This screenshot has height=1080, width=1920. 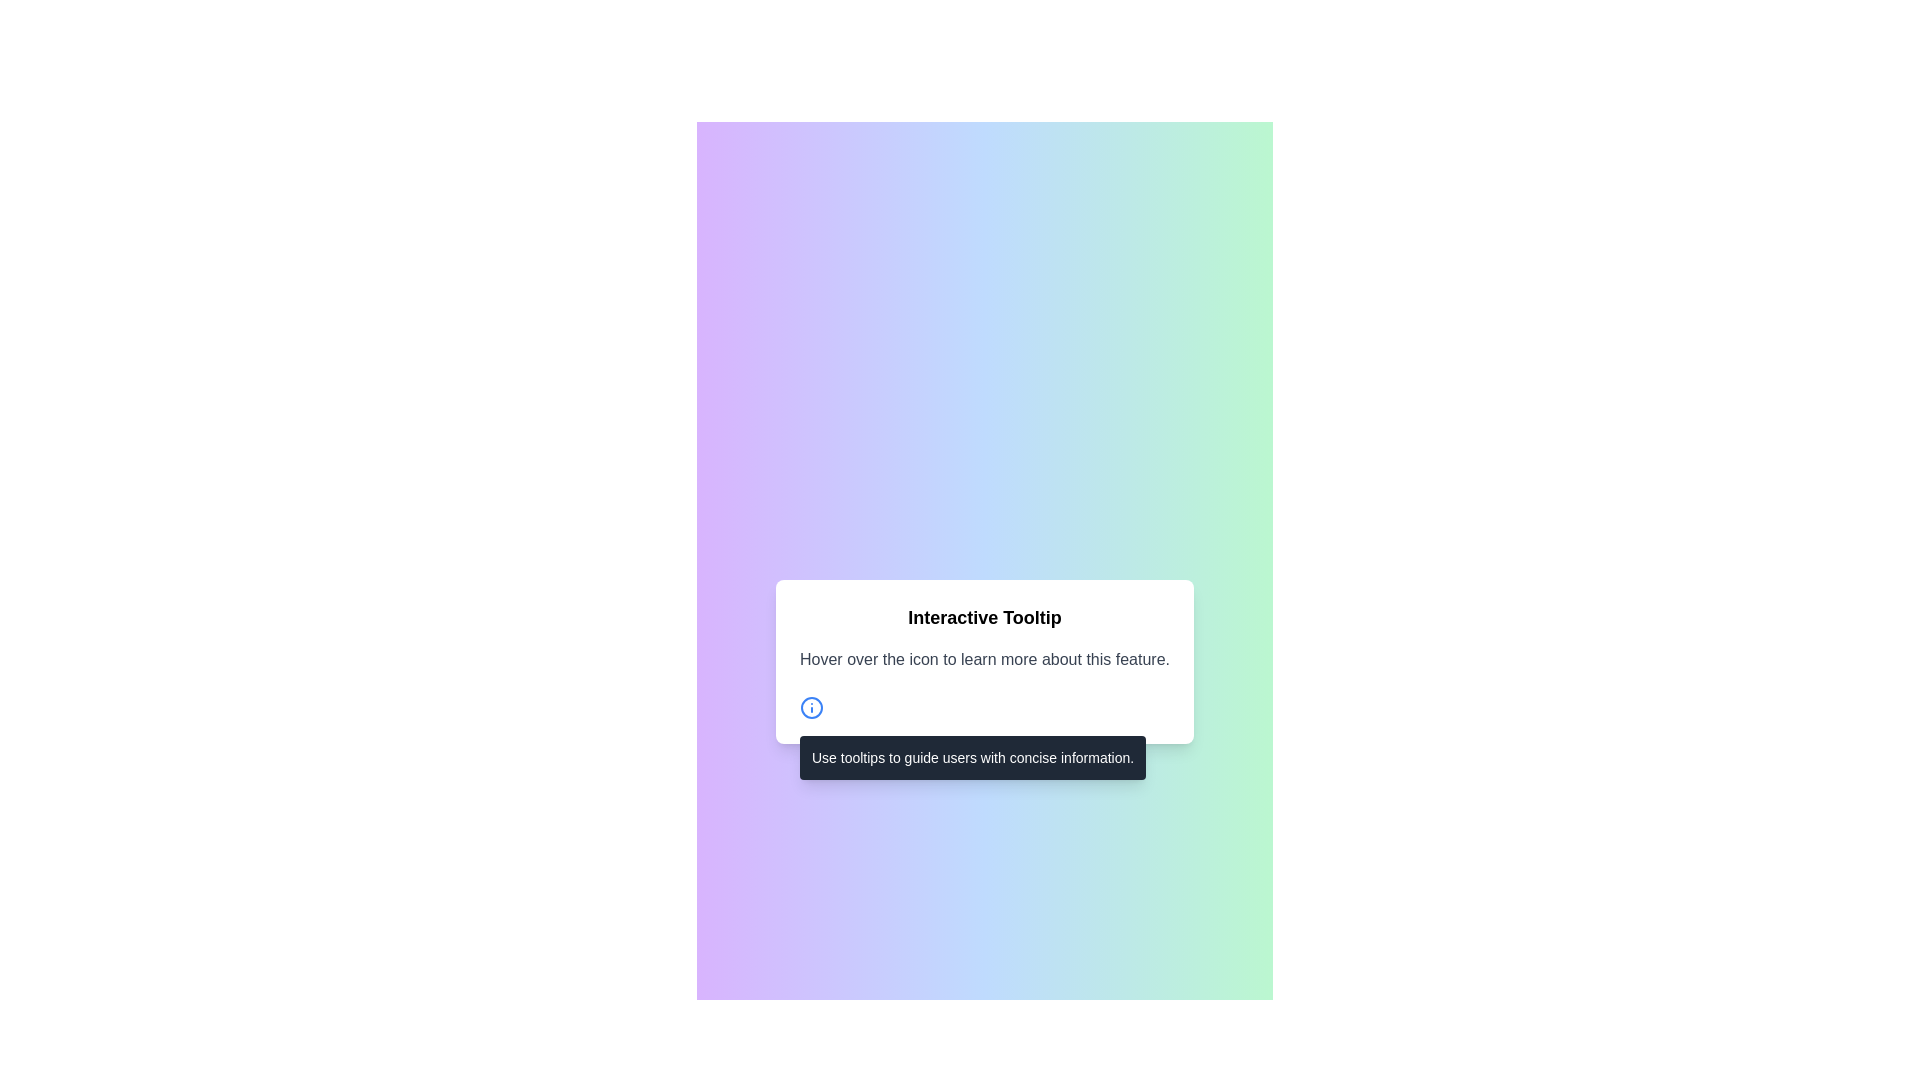 What do you see at coordinates (973, 758) in the screenshot?
I see `the dark grey tooltip with rounded corners containing the text 'Use tooltips to guide users with concise information.' positioned below the information icon` at bounding box center [973, 758].